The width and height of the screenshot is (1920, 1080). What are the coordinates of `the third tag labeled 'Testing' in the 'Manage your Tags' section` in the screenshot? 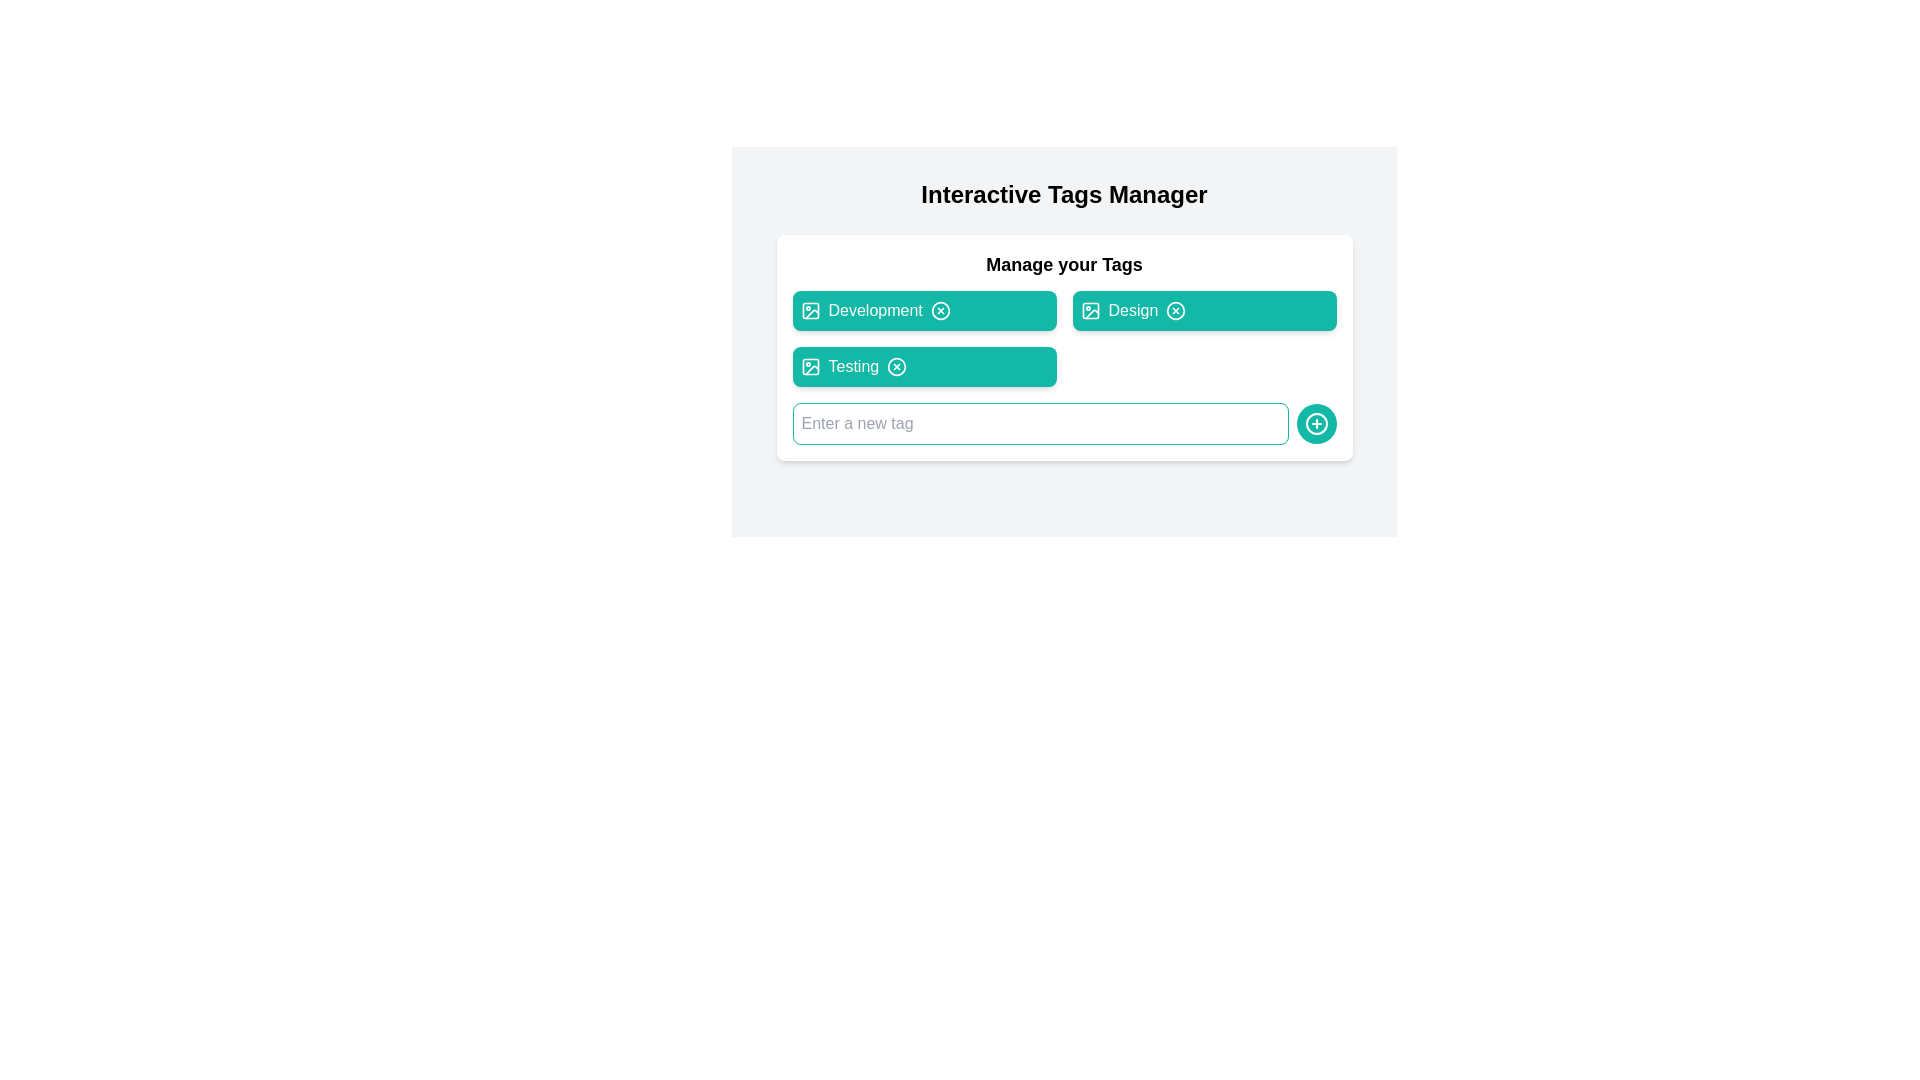 It's located at (853, 366).